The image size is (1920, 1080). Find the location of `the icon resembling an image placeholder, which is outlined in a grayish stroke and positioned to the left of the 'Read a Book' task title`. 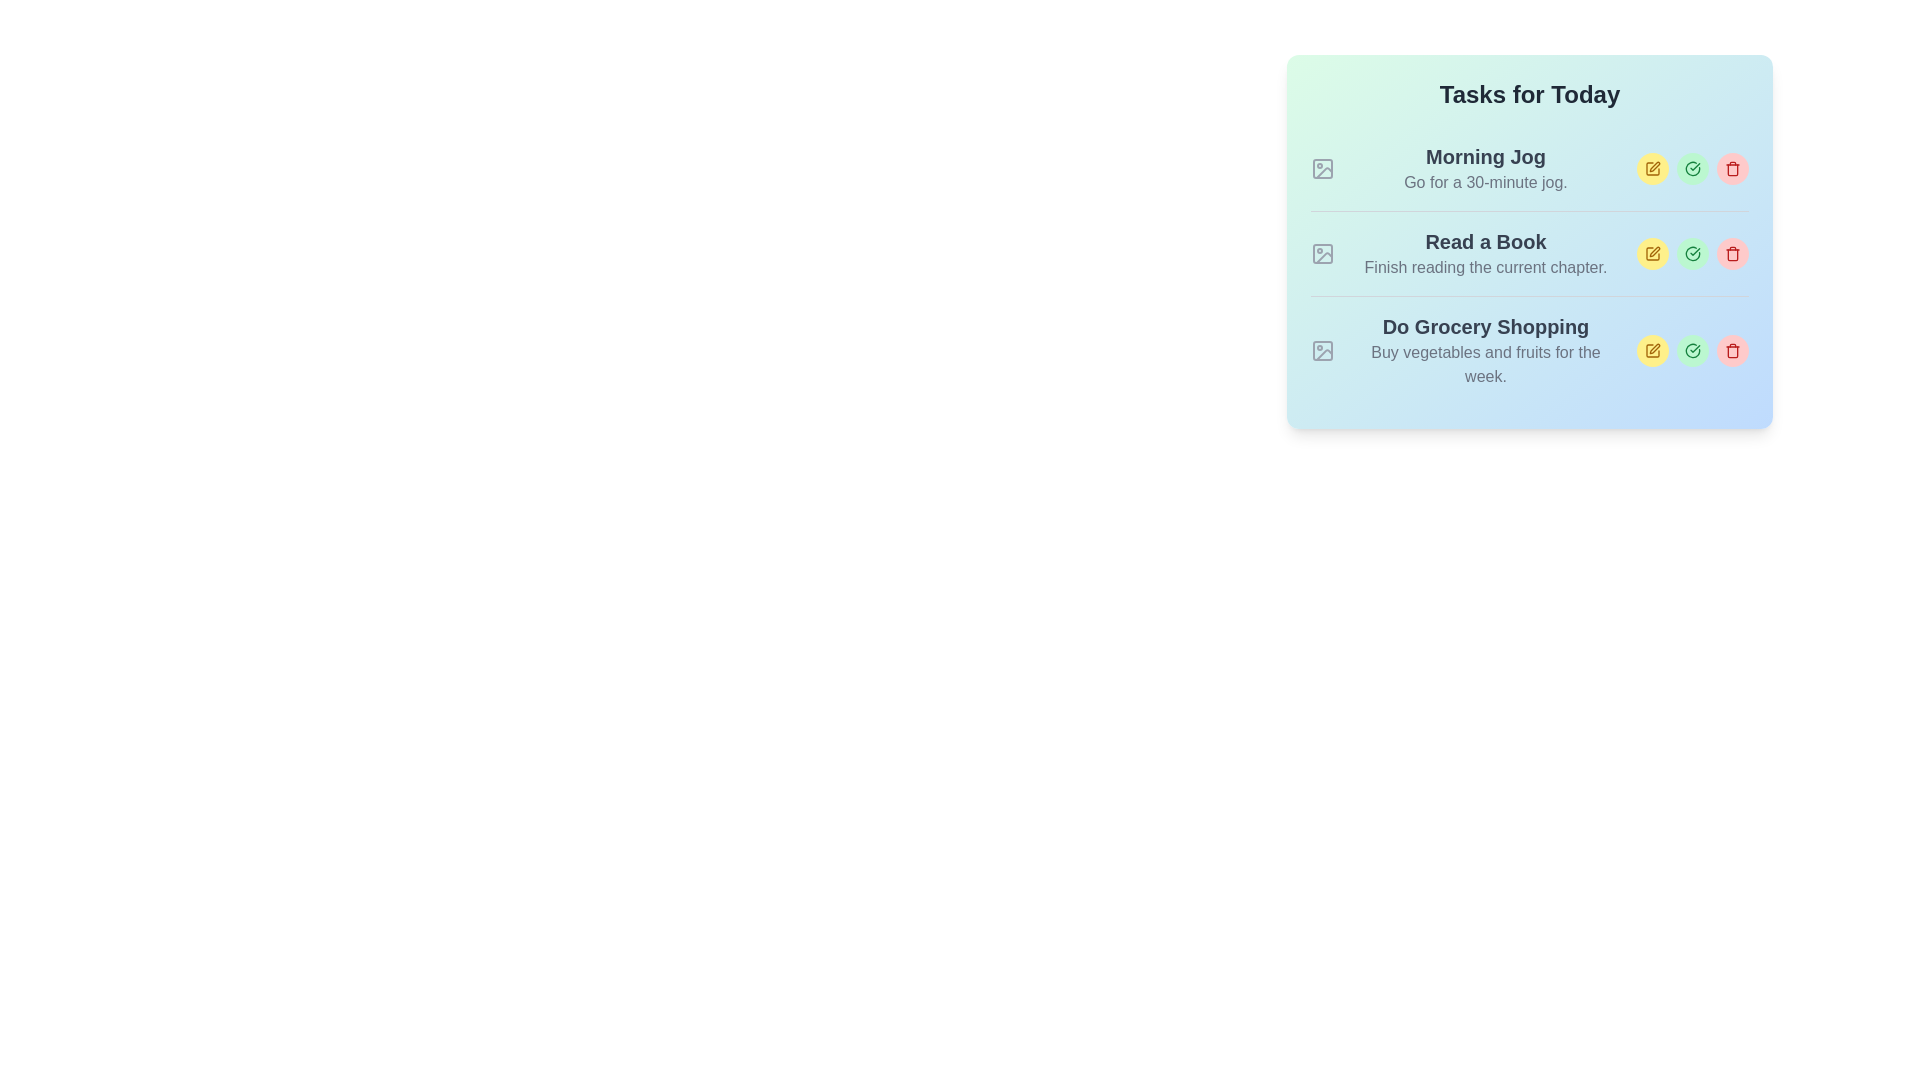

the icon resembling an image placeholder, which is outlined in a grayish stroke and positioned to the left of the 'Read a Book' task title is located at coordinates (1323, 253).